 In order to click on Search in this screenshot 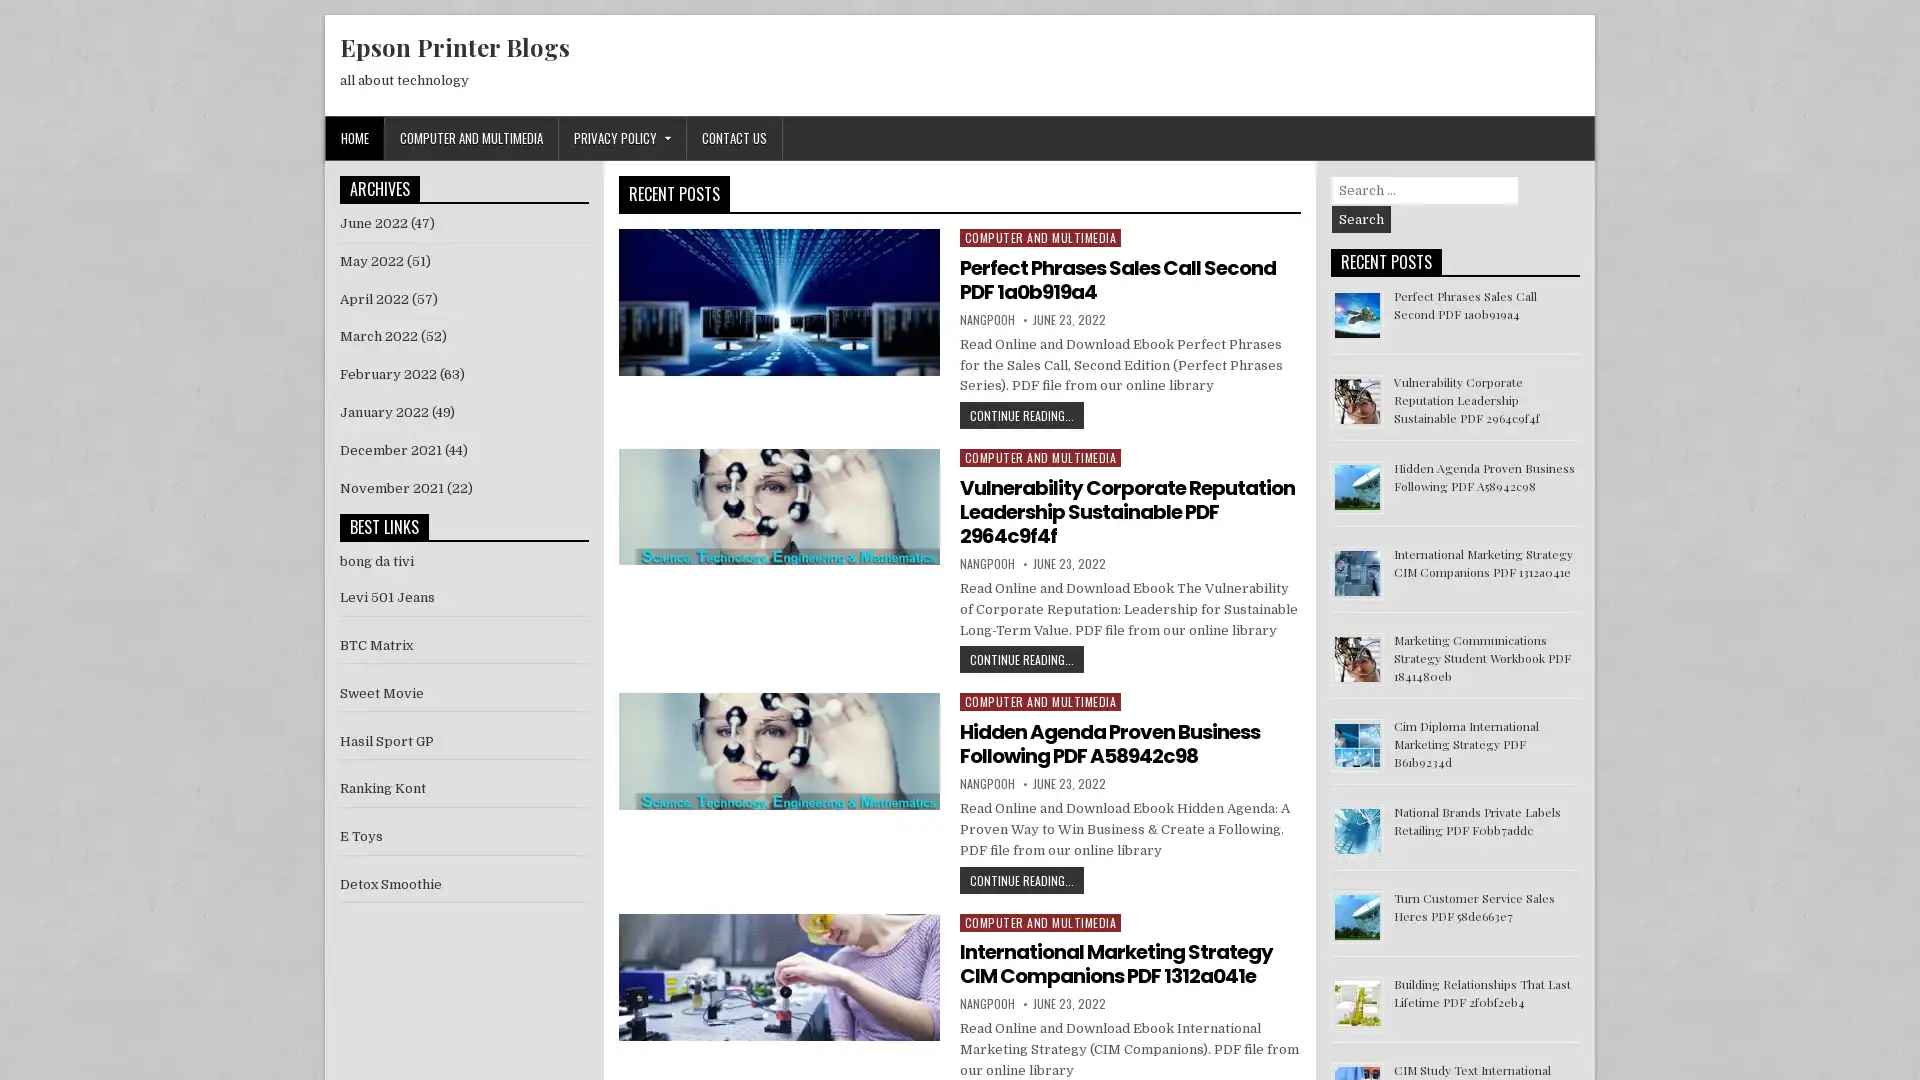, I will do `click(1360, 219)`.